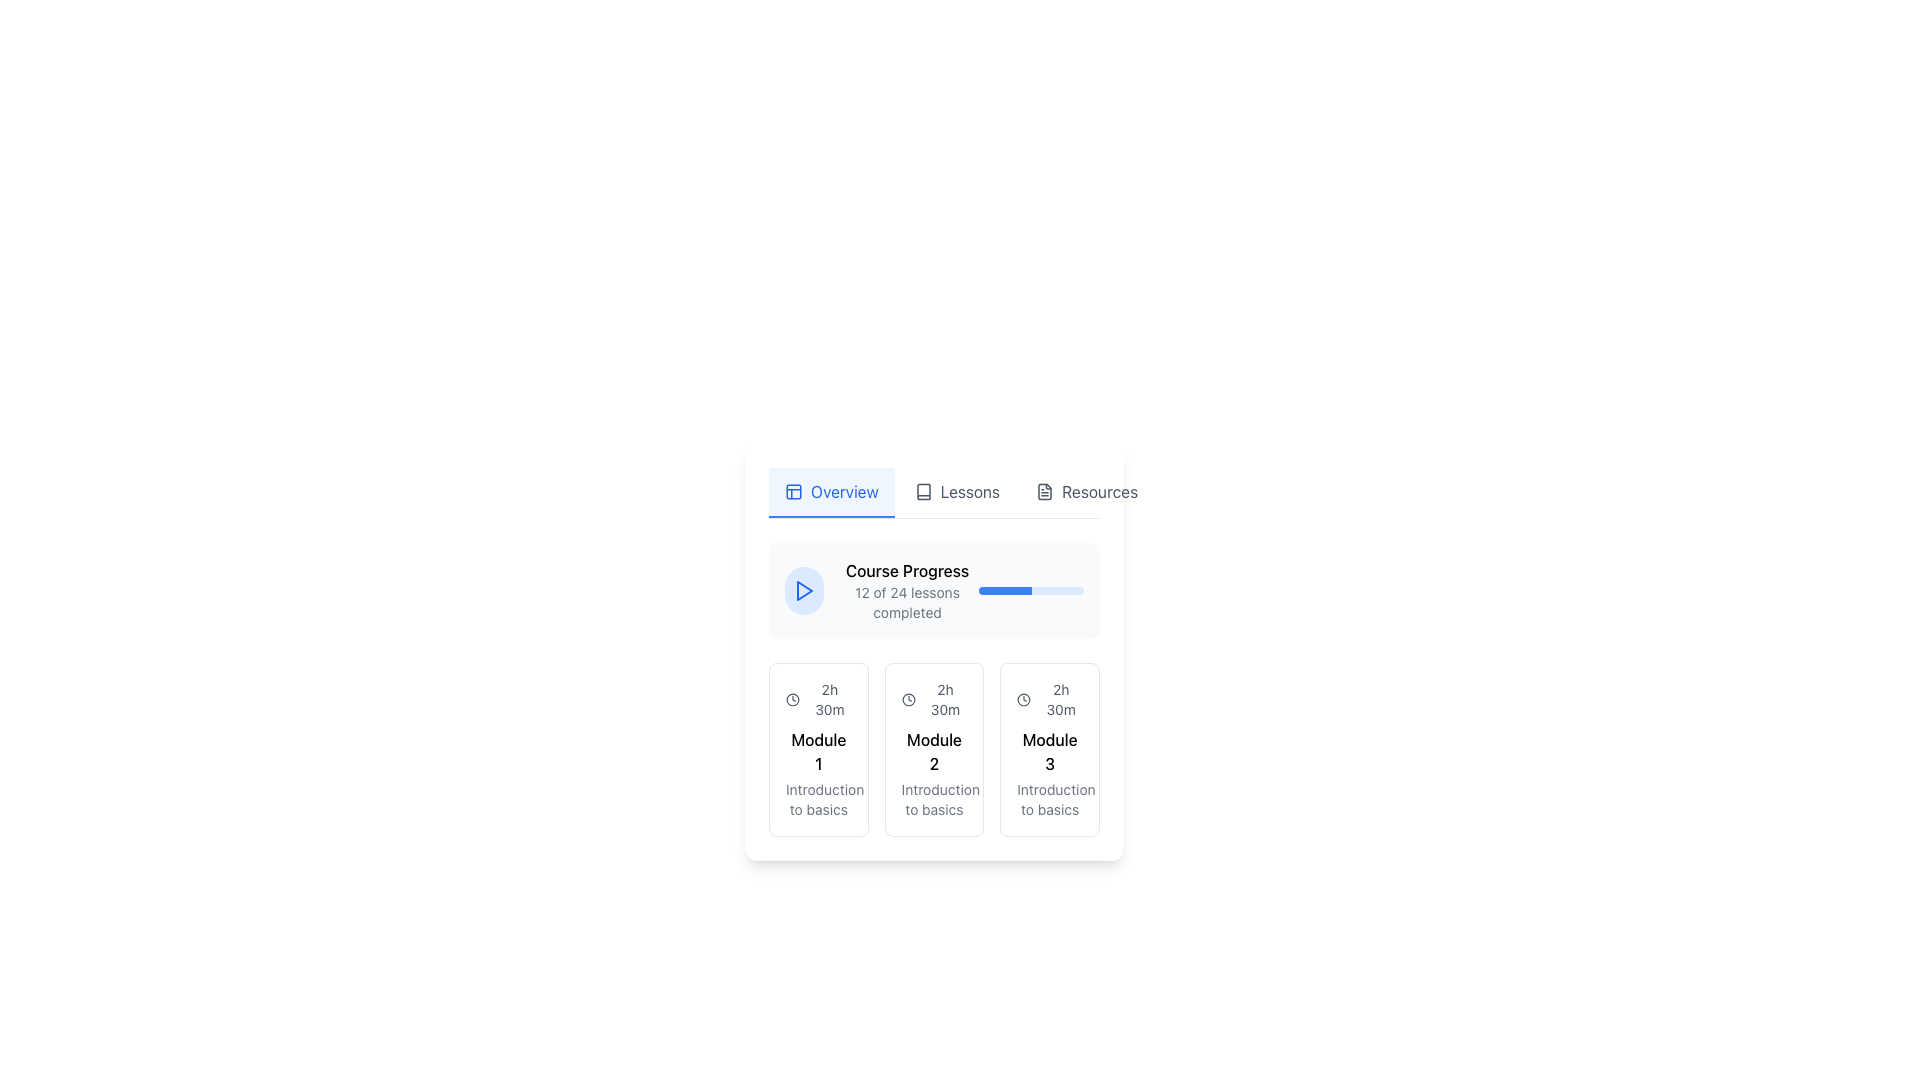 The height and width of the screenshot is (1080, 1920). What do you see at coordinates (1049, 752) in the screenshot?
I see `the text label displaying 'Module 3', which is located within the third card of a horizontal row, positioned centrally under a clock icon and above 'Introduction to basics'` at bounding box center [1049, 752].